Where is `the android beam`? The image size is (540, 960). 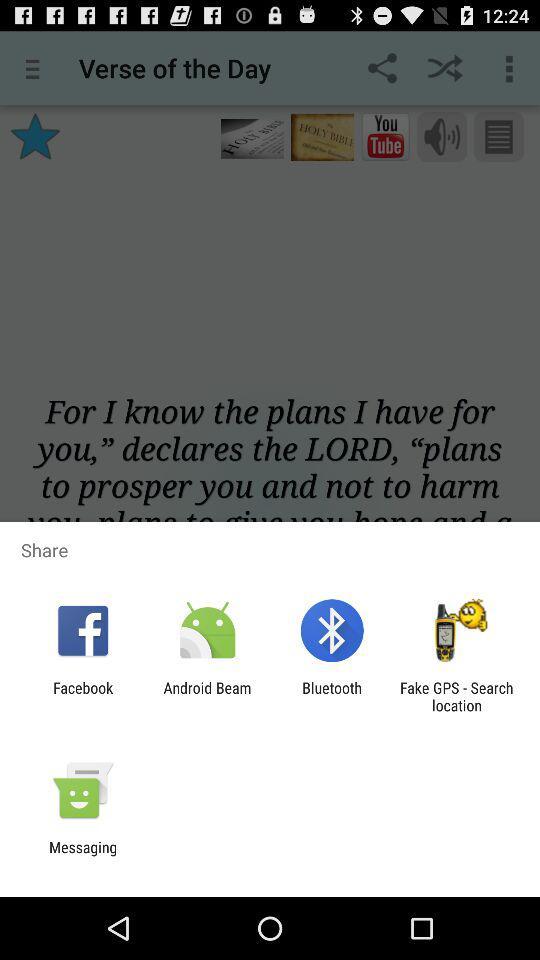 the android beam is located at coordinates (206, 696).